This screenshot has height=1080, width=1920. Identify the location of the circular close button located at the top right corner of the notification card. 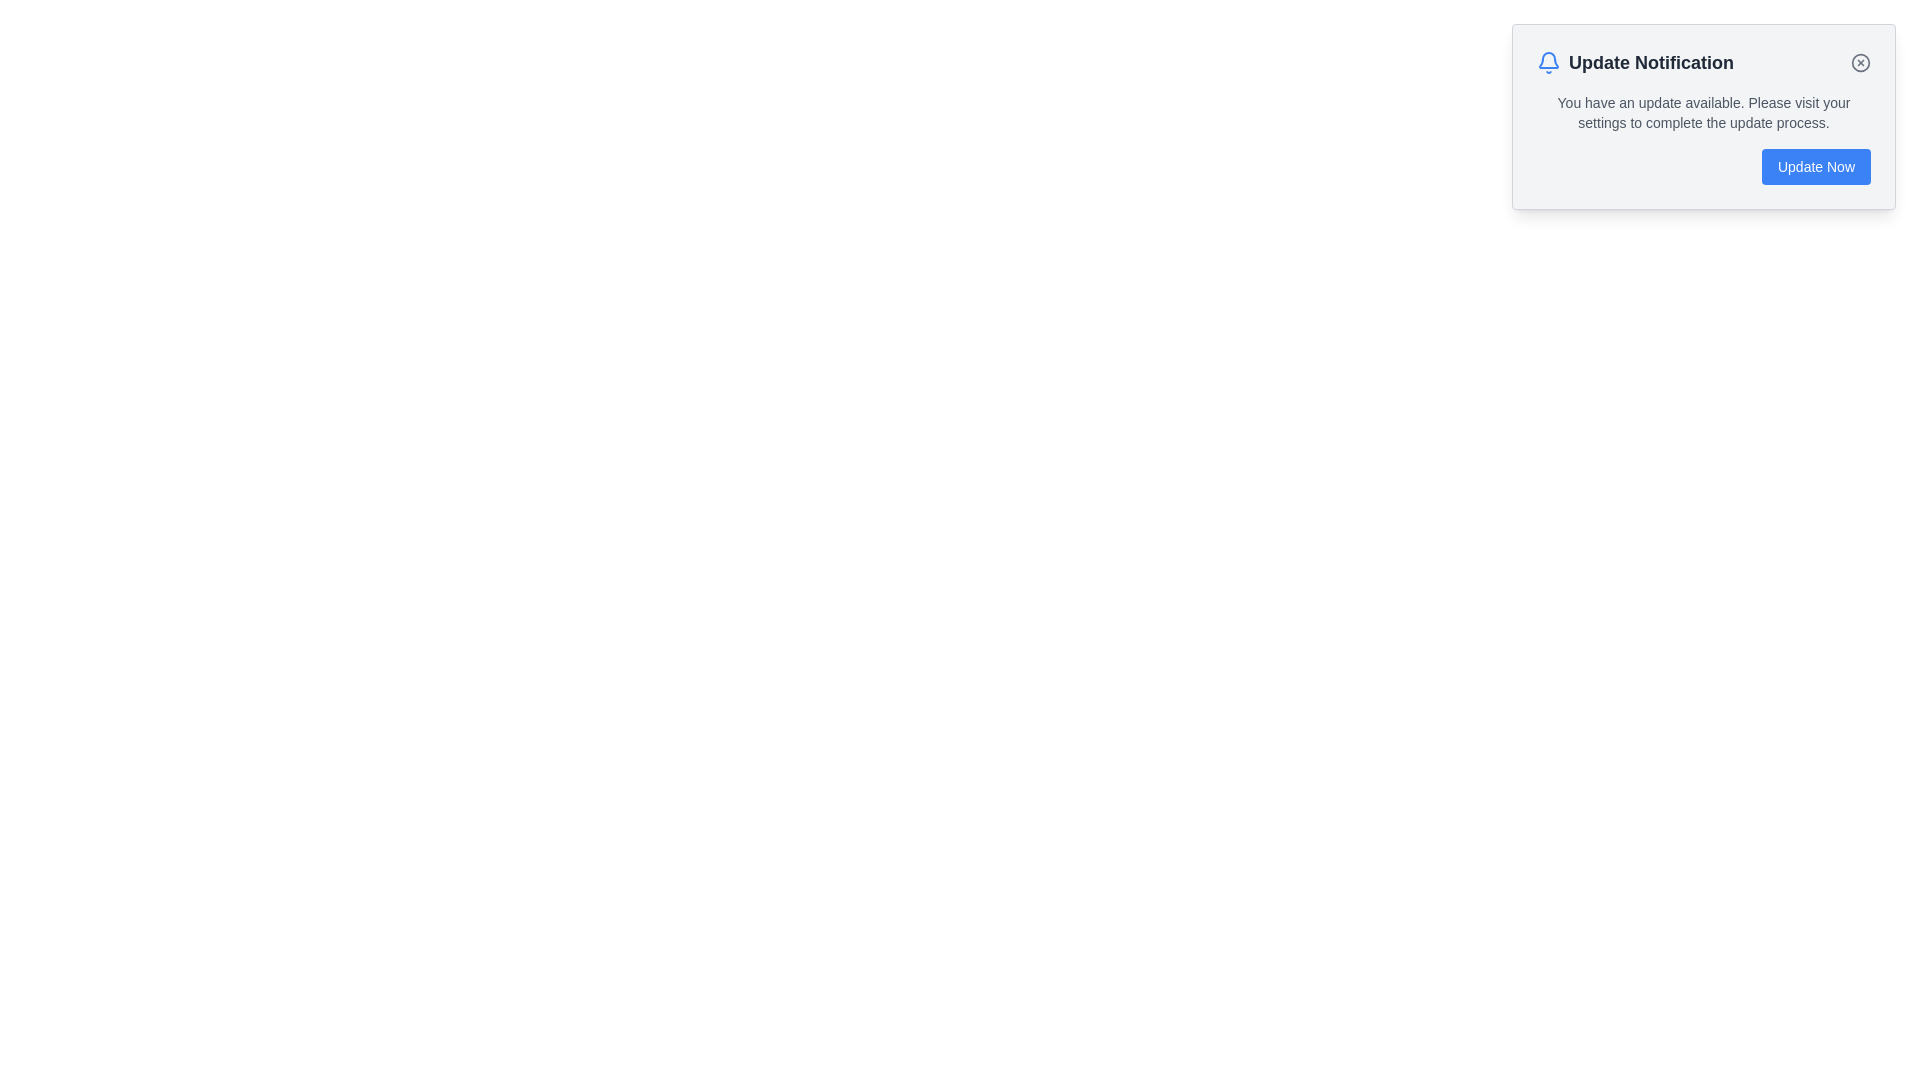
(1860, 61).